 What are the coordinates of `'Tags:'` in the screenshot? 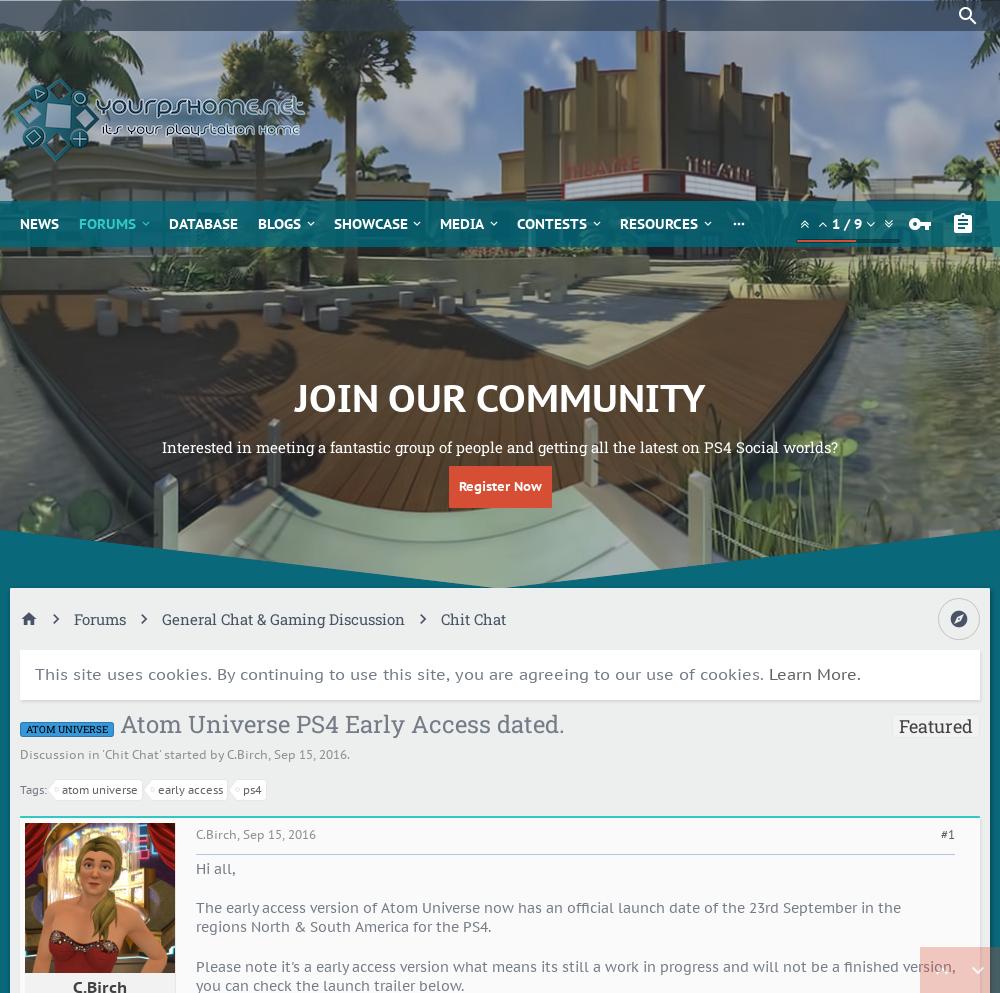 It's located at (33, 788).